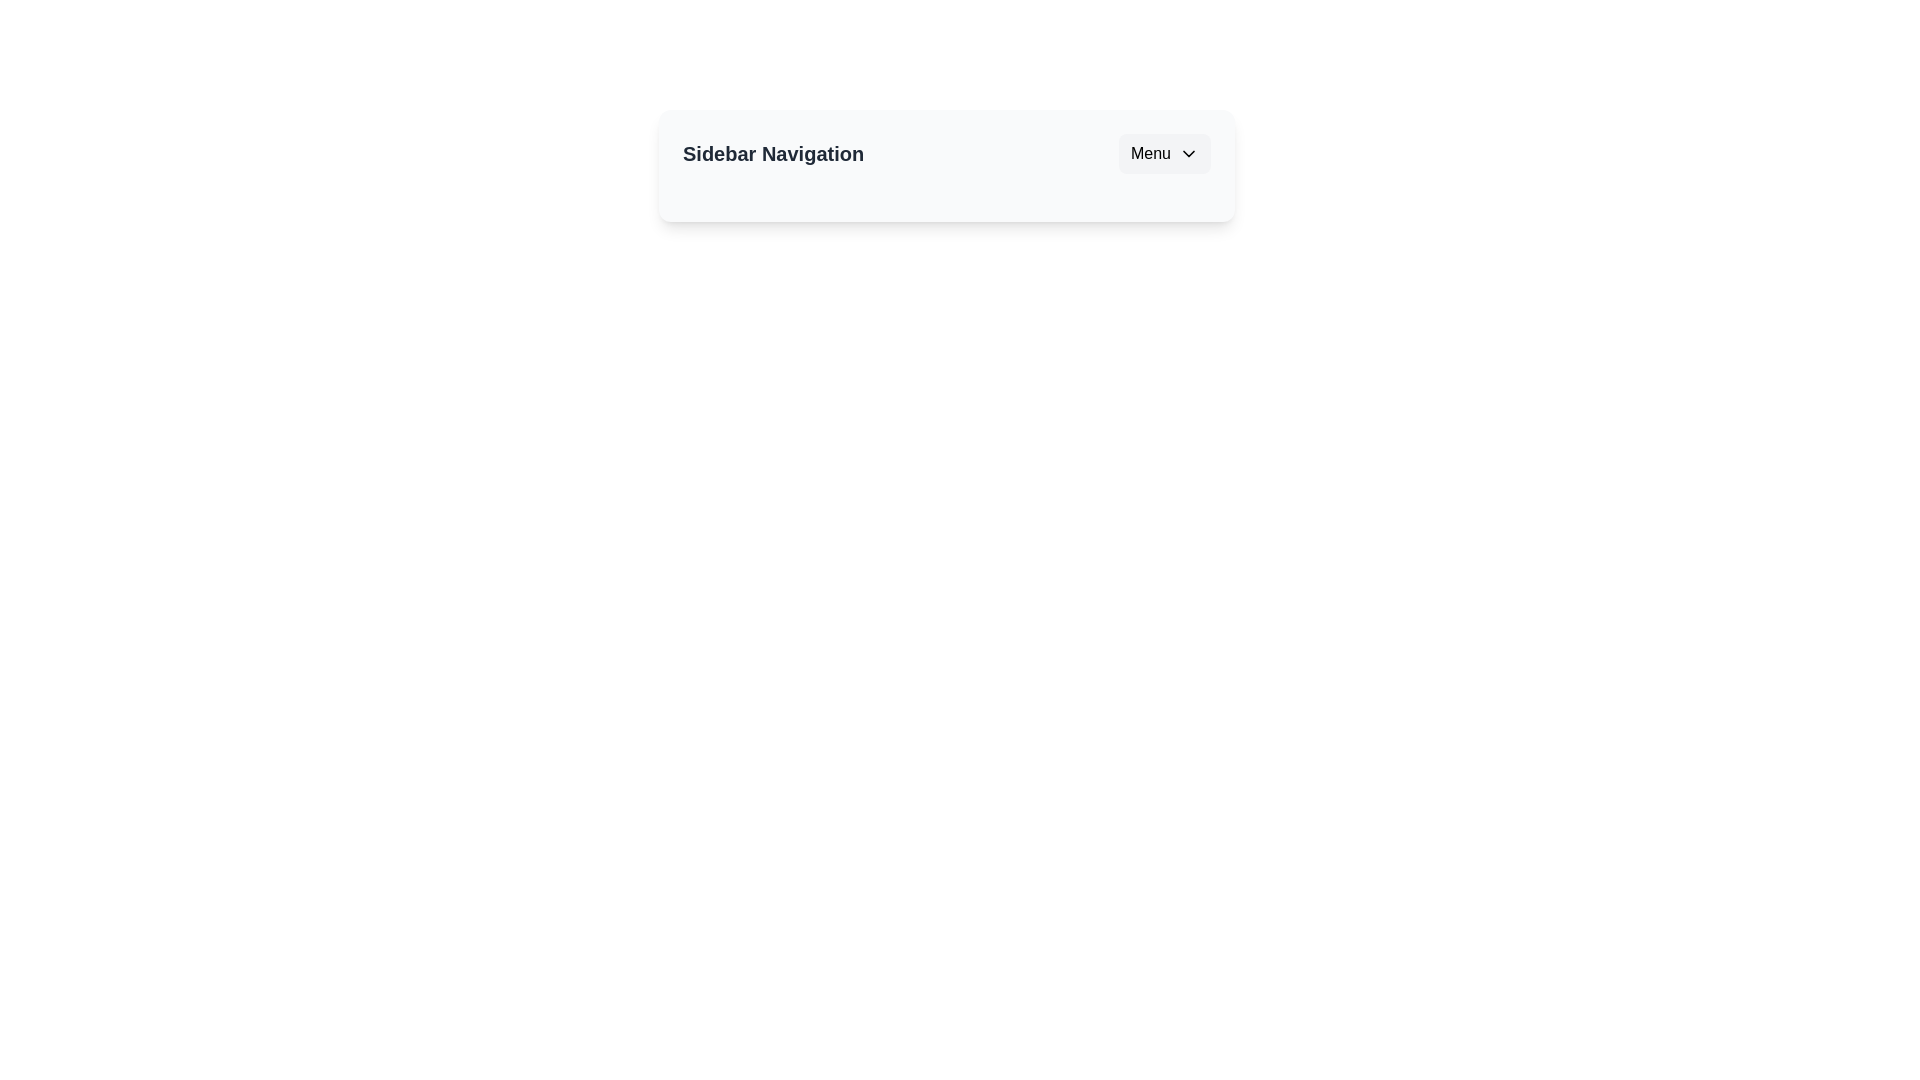 This screenshot has height=1080, width=1920. Describe the element at coordinates (1165, 153) in the screenshot. I see `the menu button to toggle the sidebar menu` at that location.